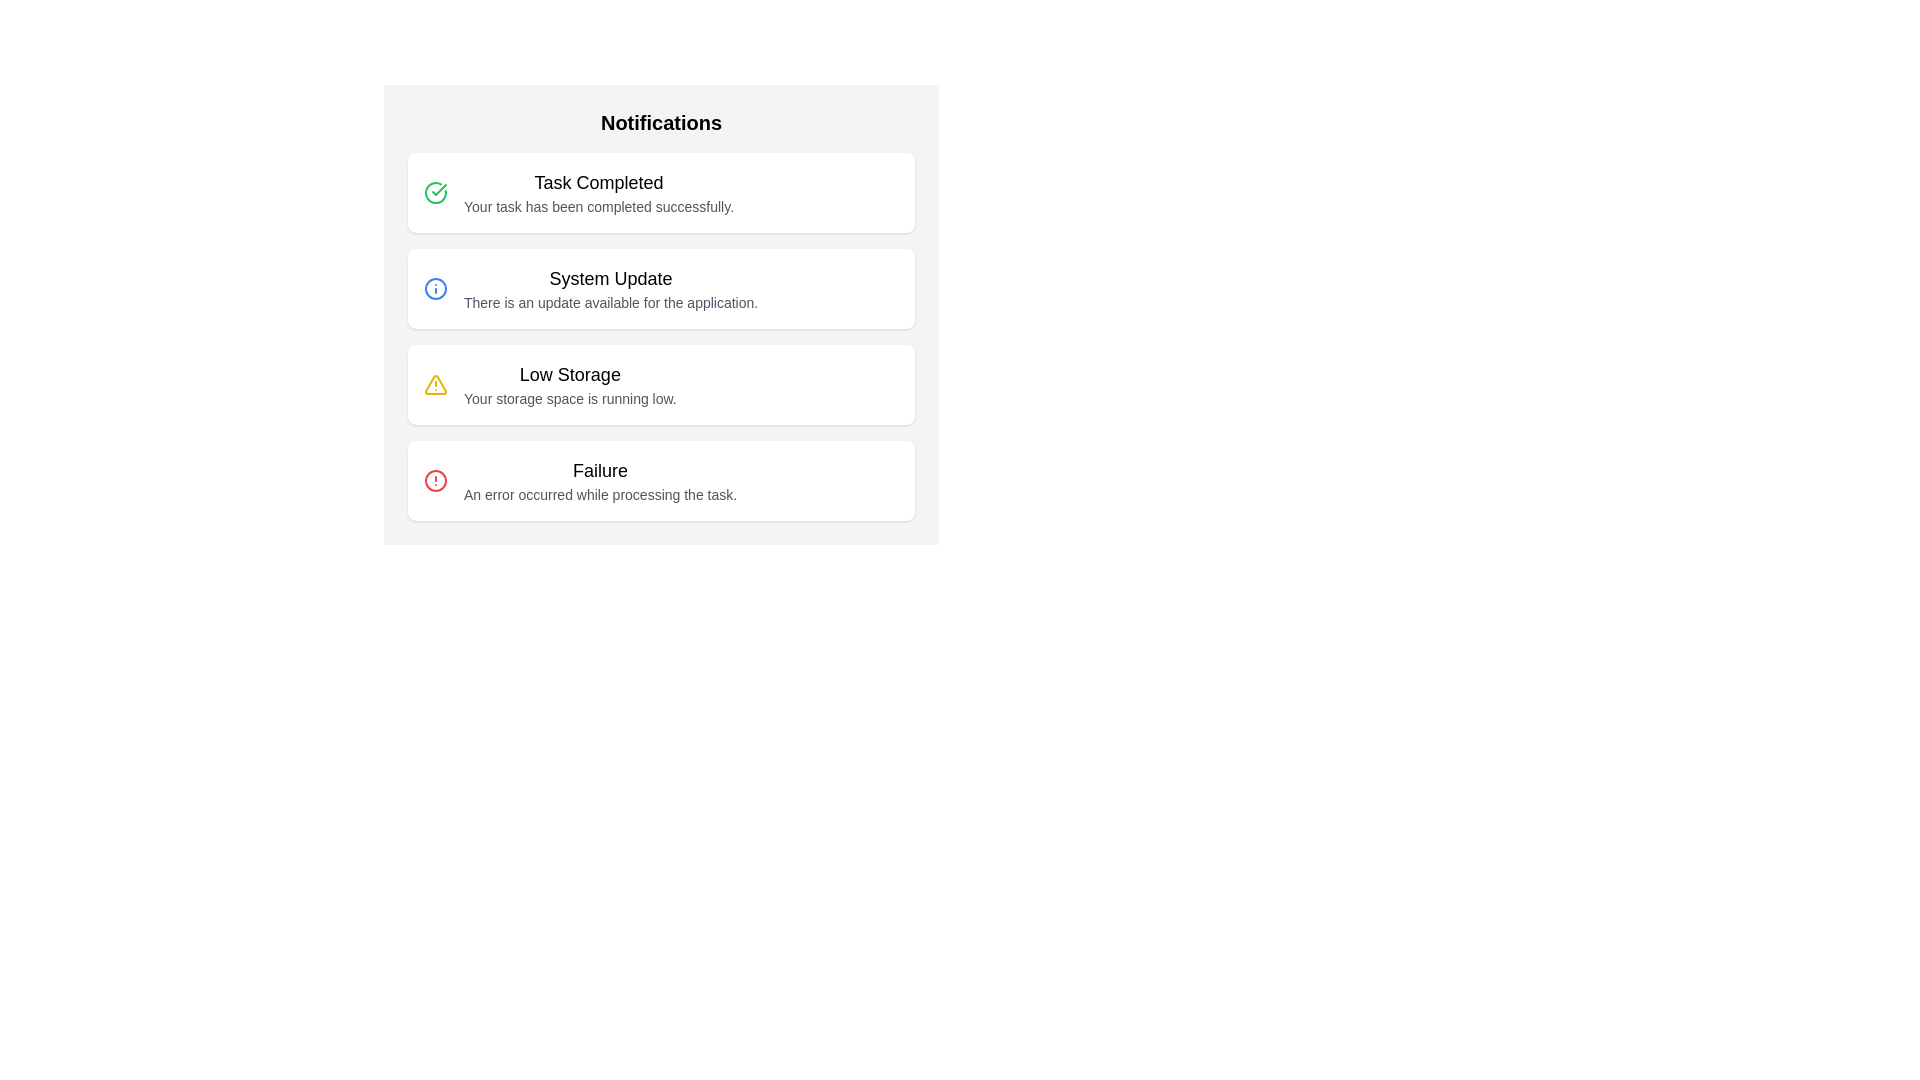 The height and width of the screenshot is (1080, 1920). I want to click on the warning icon located to the left of the 'Low Storage' title and its descriptive text within the notification card, so click(435, 385).